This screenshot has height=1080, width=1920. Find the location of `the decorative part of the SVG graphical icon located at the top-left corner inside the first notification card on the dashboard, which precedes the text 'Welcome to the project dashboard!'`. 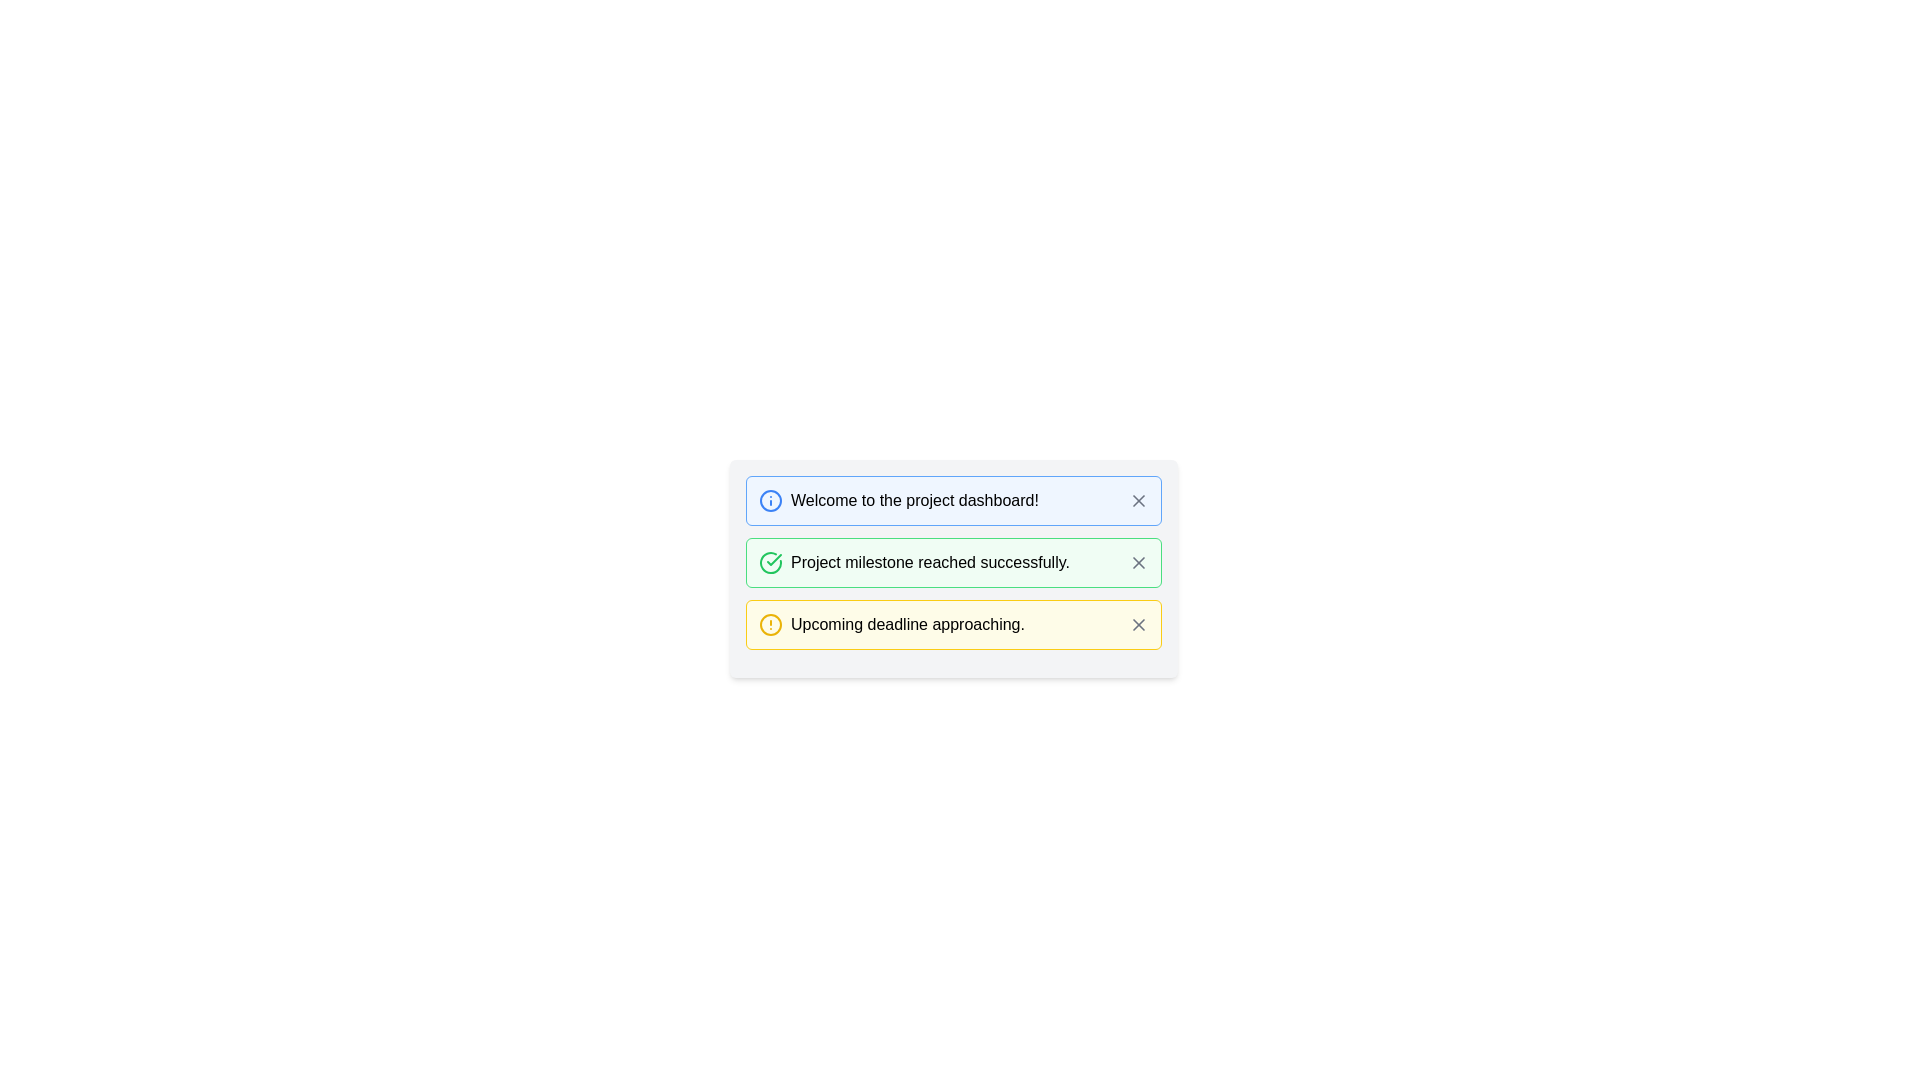

the decorative part of the SVG graphical icon located at the top-left corner inside the first notification card on the dashboard, which precedes the text 'Welcome to the project dashboard!' is located at coordinates (770, 500).